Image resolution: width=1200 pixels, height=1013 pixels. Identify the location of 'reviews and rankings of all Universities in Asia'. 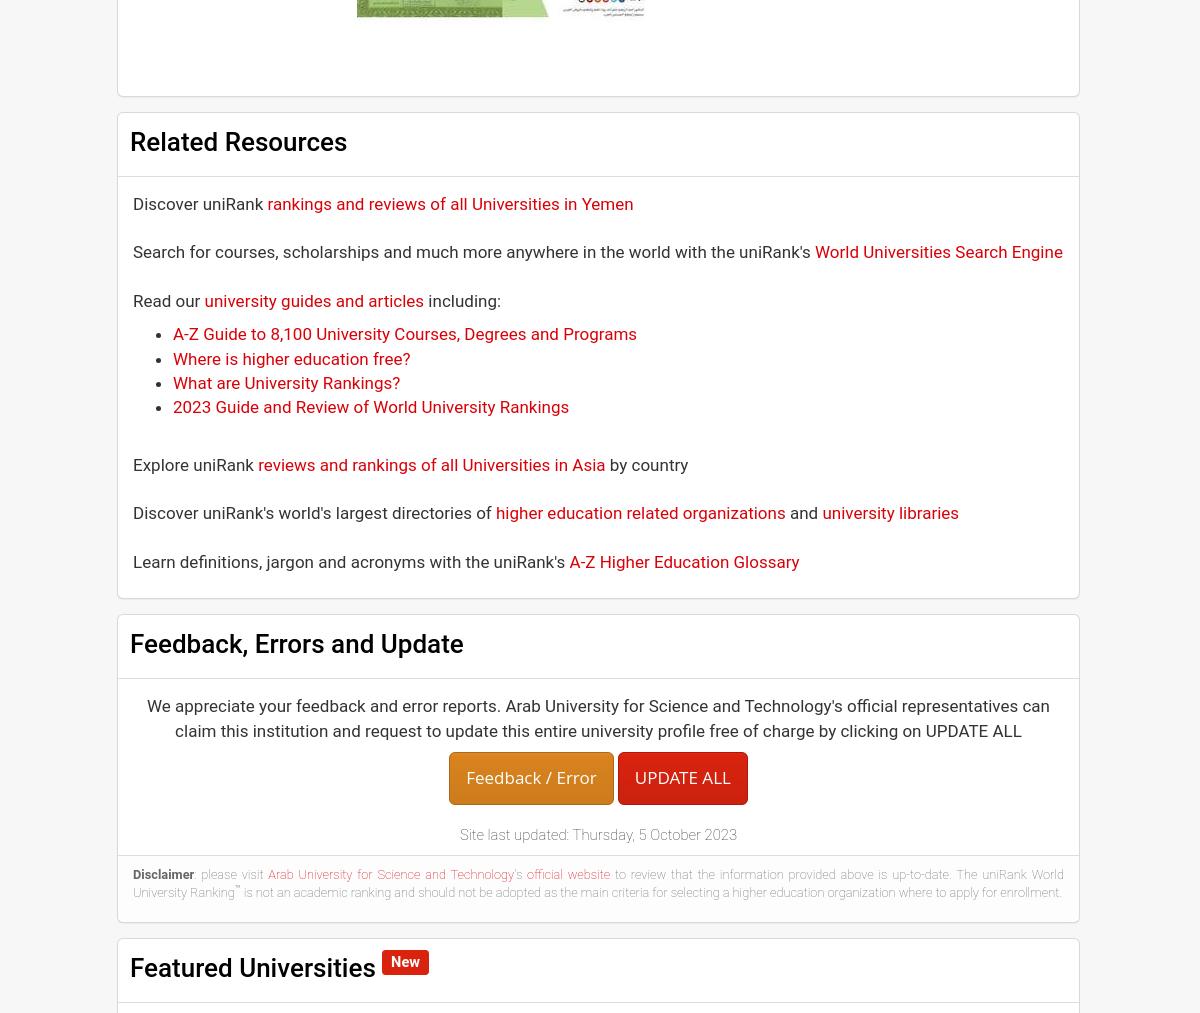
(431, 462).